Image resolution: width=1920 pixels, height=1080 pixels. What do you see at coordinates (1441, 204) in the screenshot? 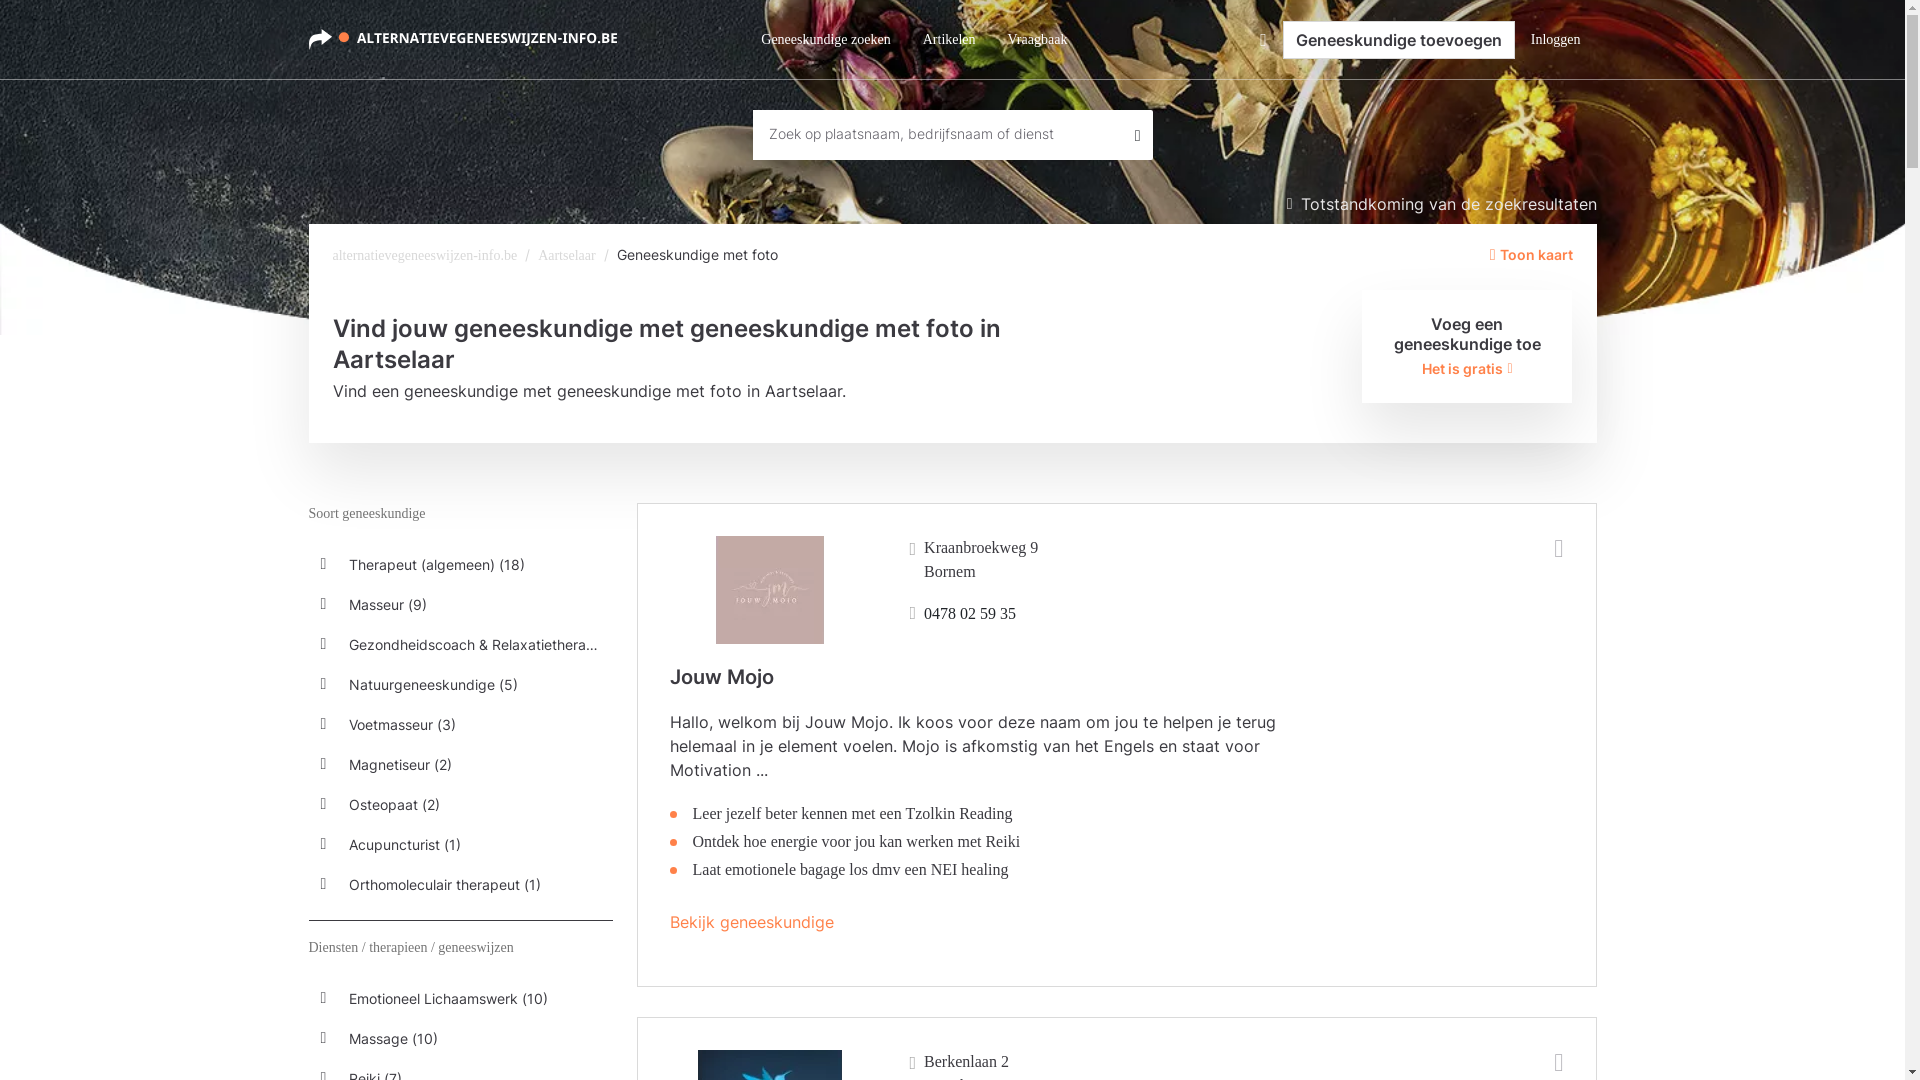
I see `'Totstandkoming van de zoekresultaten'` at bounding box center [1441, 204].